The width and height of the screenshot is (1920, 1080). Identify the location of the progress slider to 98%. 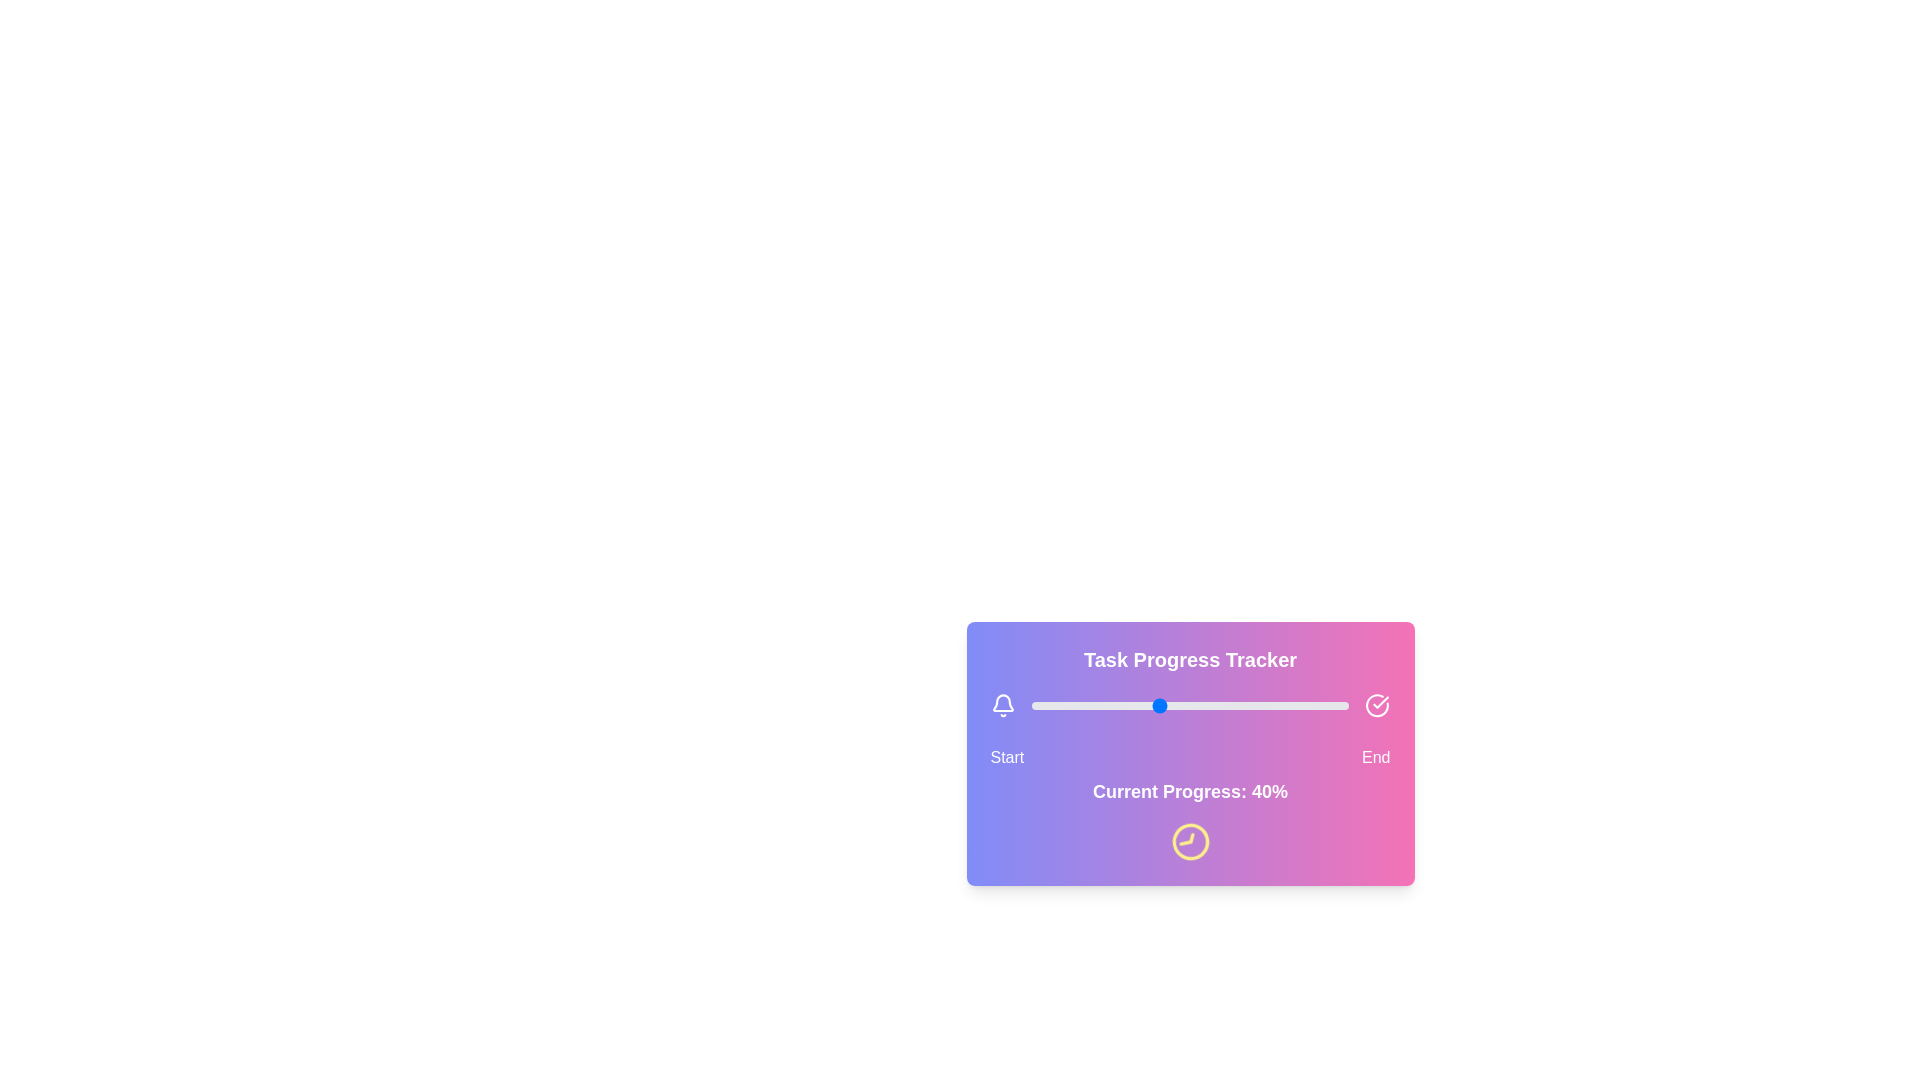
(1342, 704).